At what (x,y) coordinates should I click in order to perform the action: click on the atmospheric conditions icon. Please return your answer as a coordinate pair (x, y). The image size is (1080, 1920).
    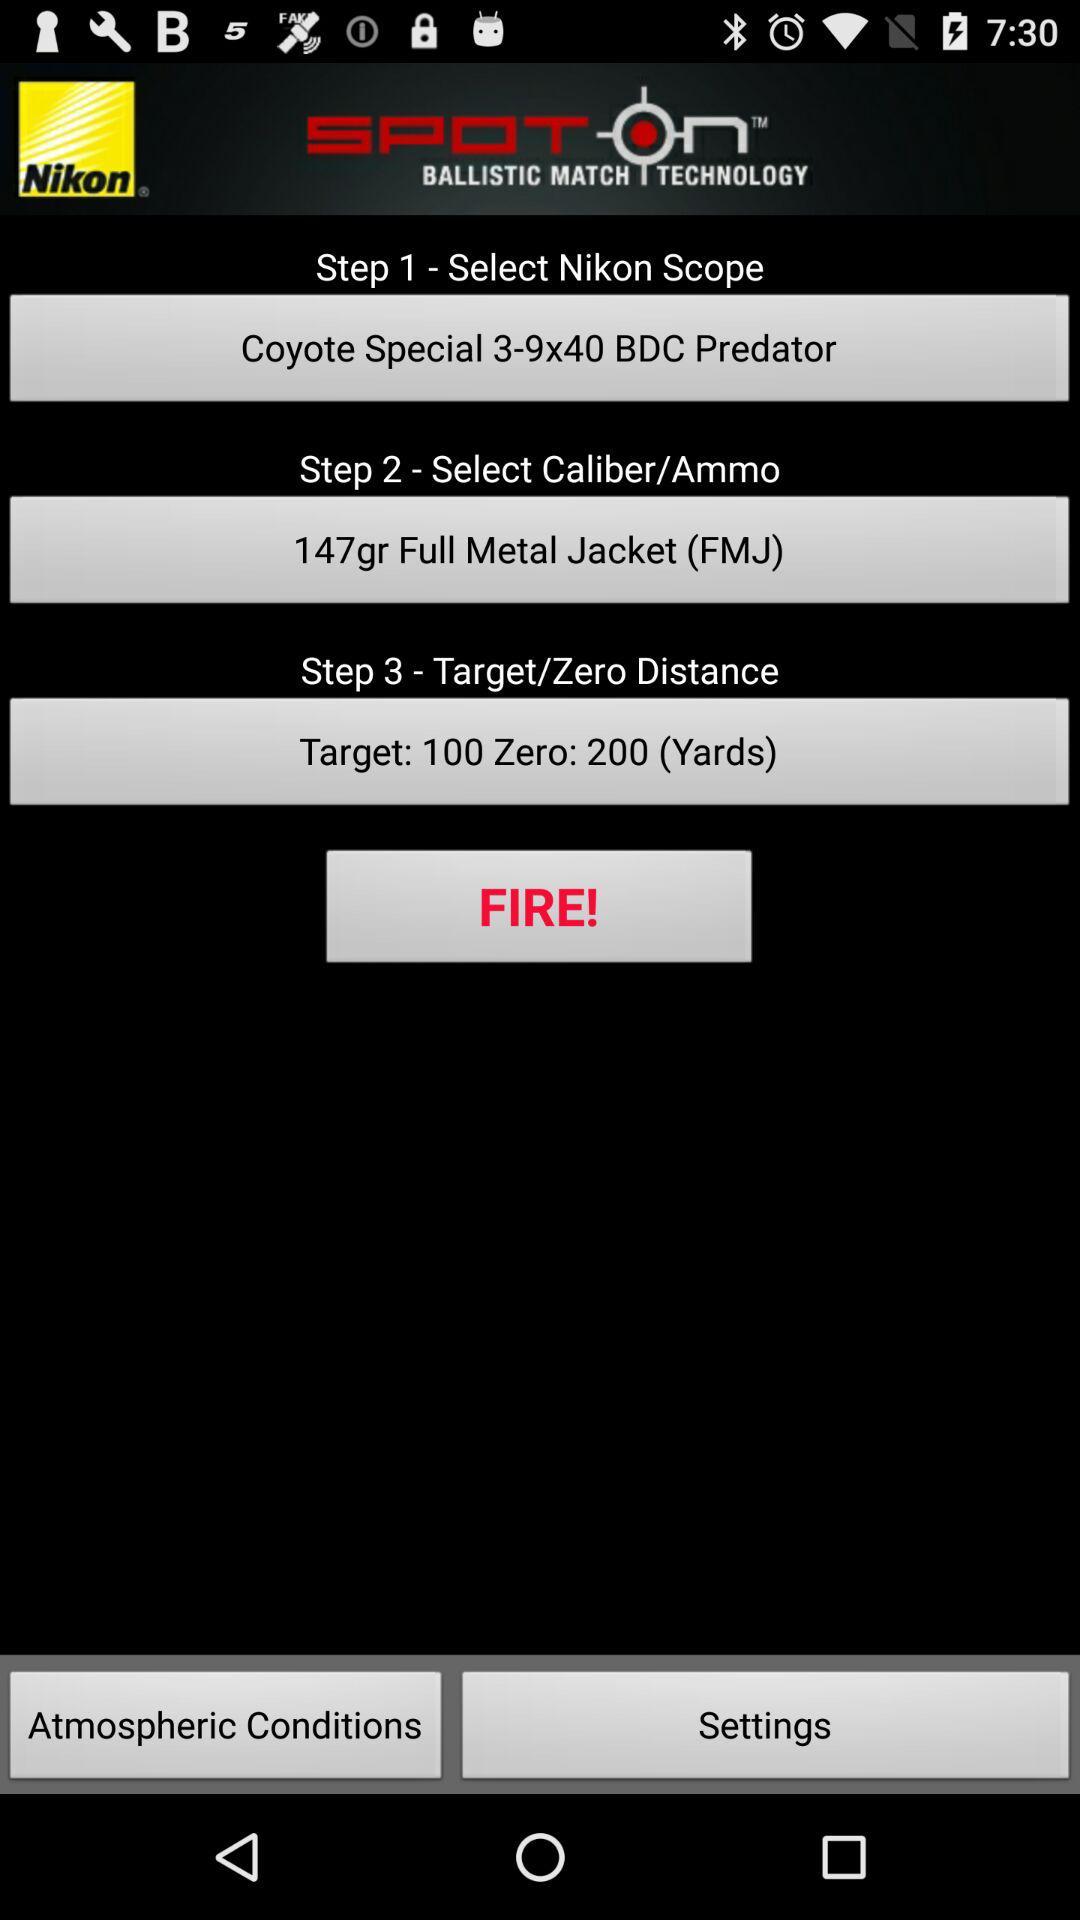
    Looking at the image, I should click on (225, 1730).